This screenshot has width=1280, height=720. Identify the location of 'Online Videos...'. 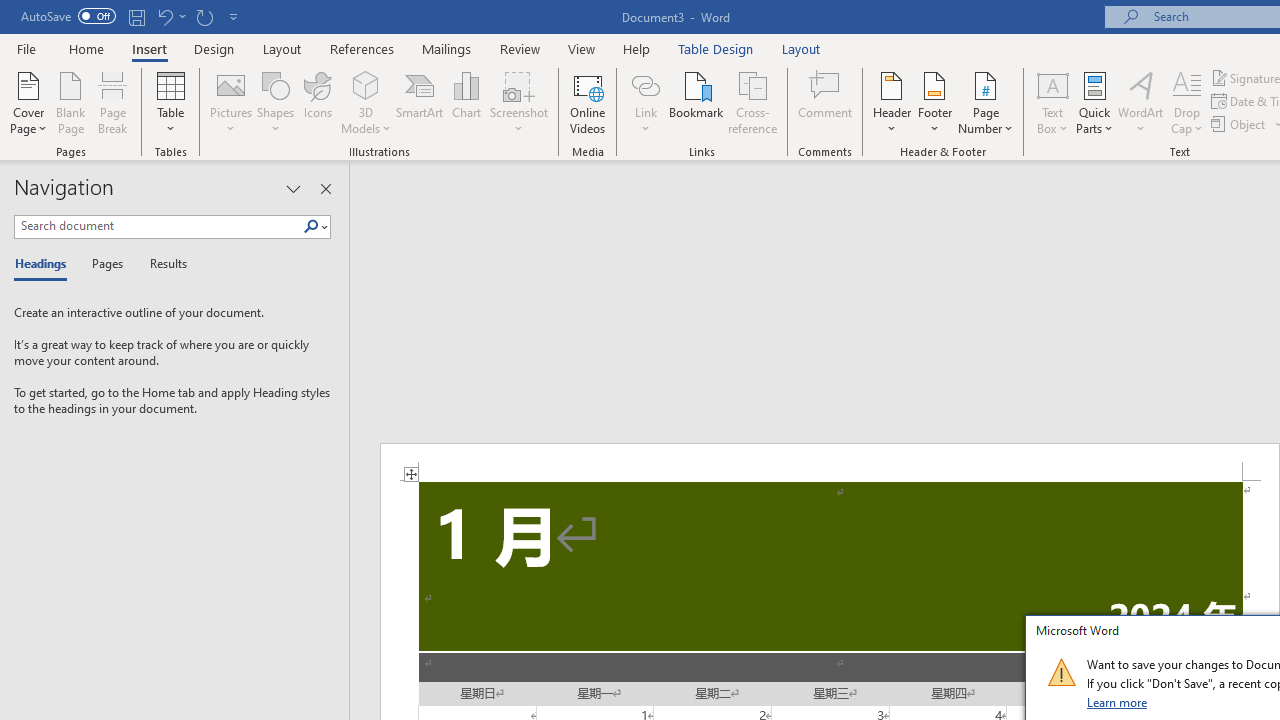
(587, 103).